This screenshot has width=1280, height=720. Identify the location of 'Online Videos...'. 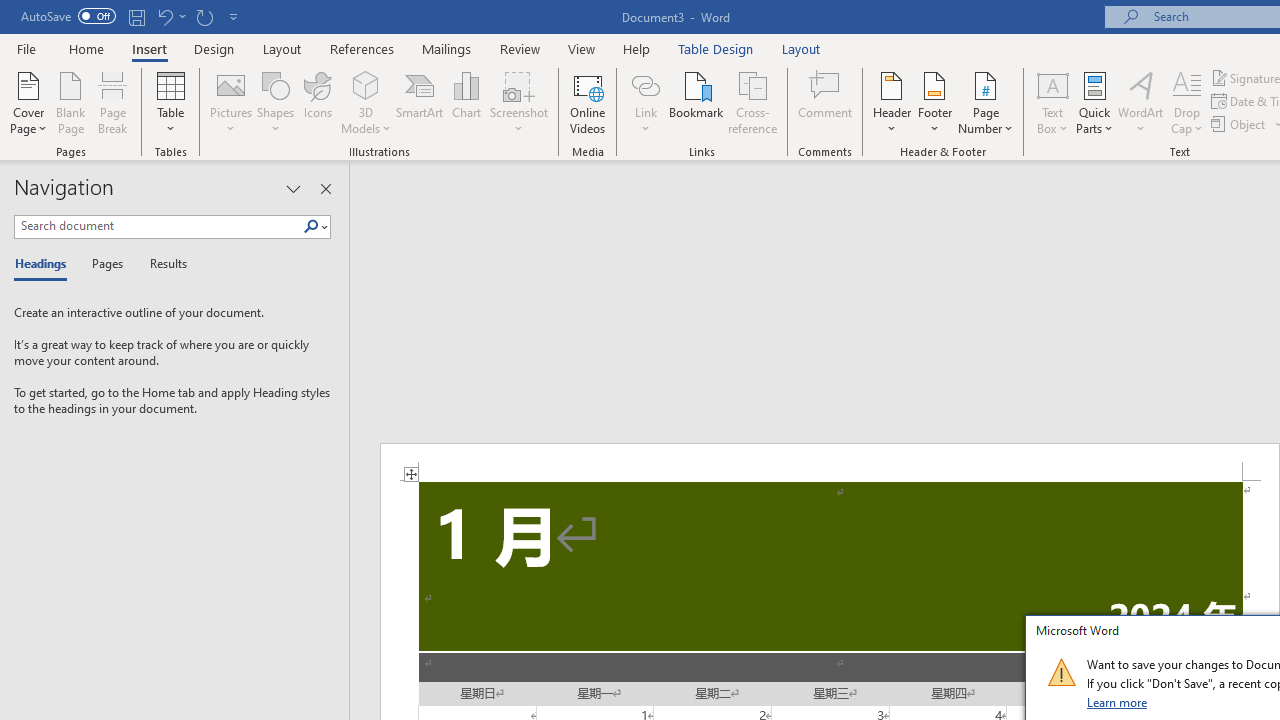
(587, 103).